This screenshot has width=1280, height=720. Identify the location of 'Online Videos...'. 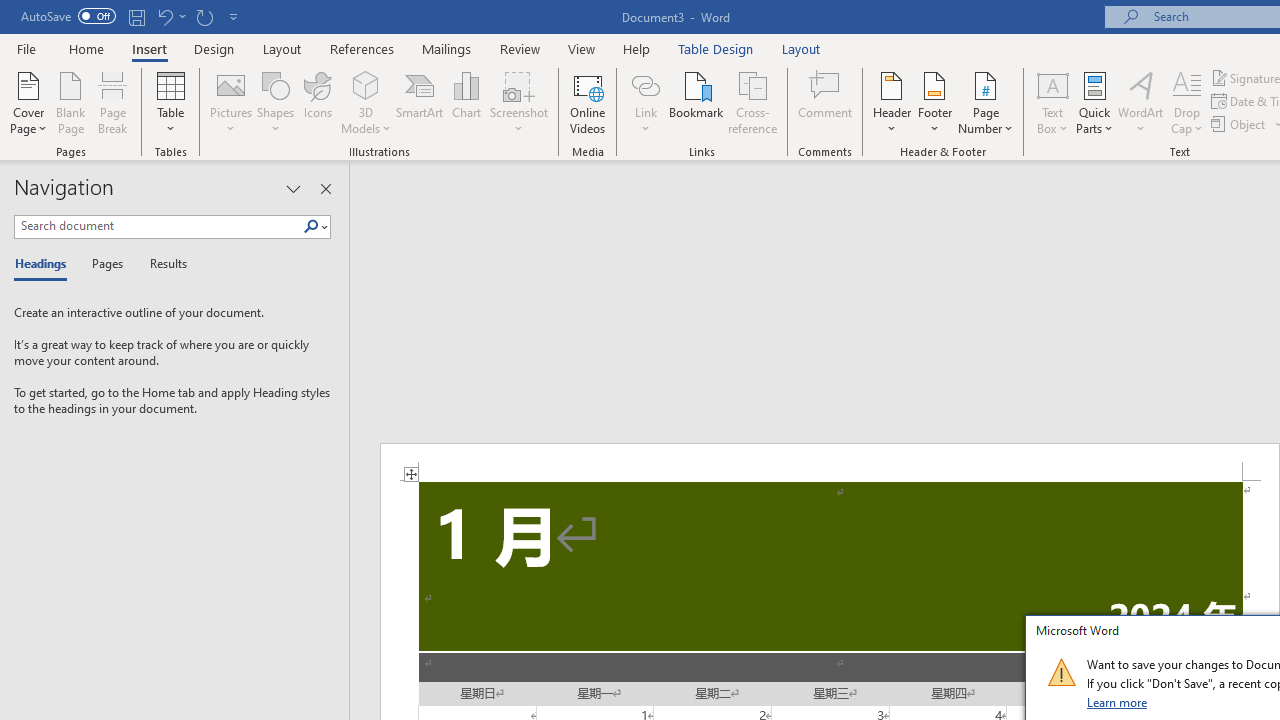
(587, 103).